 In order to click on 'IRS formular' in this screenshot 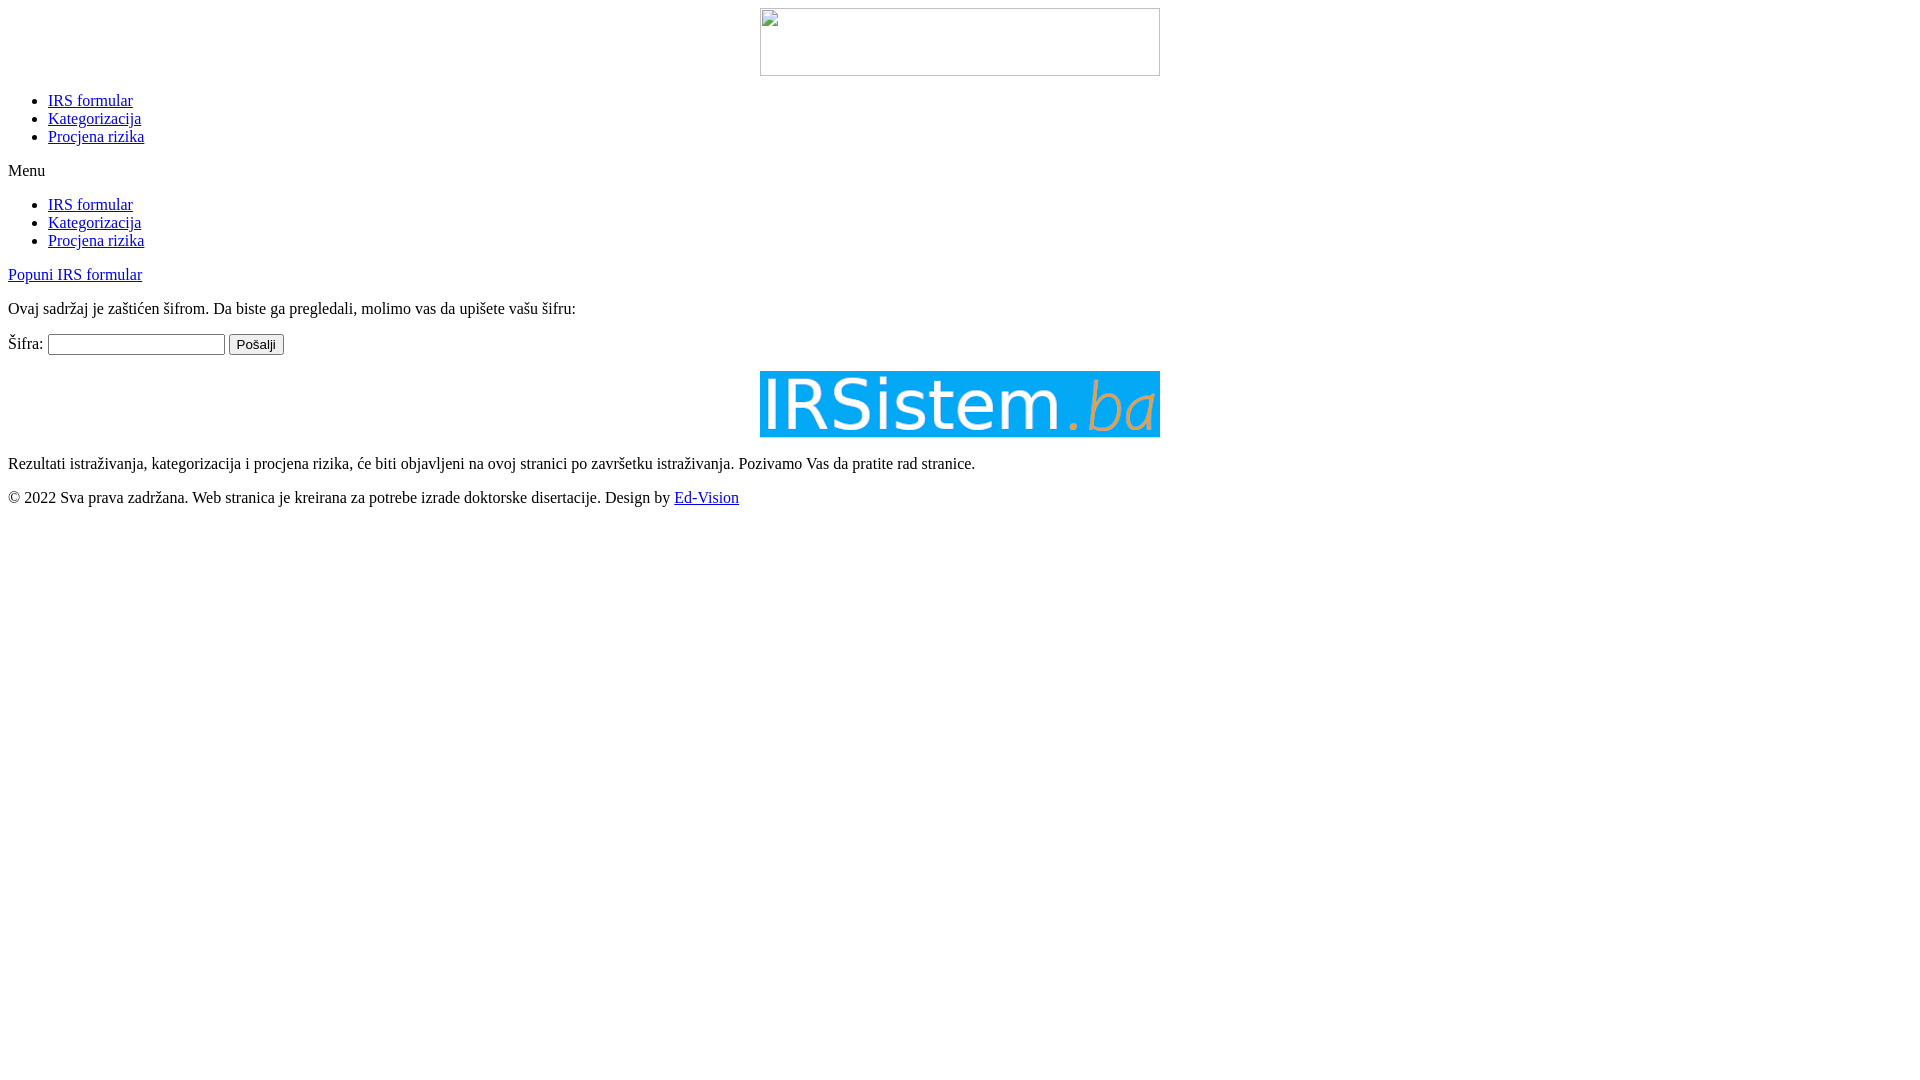, I will do `click(48, 204)`.